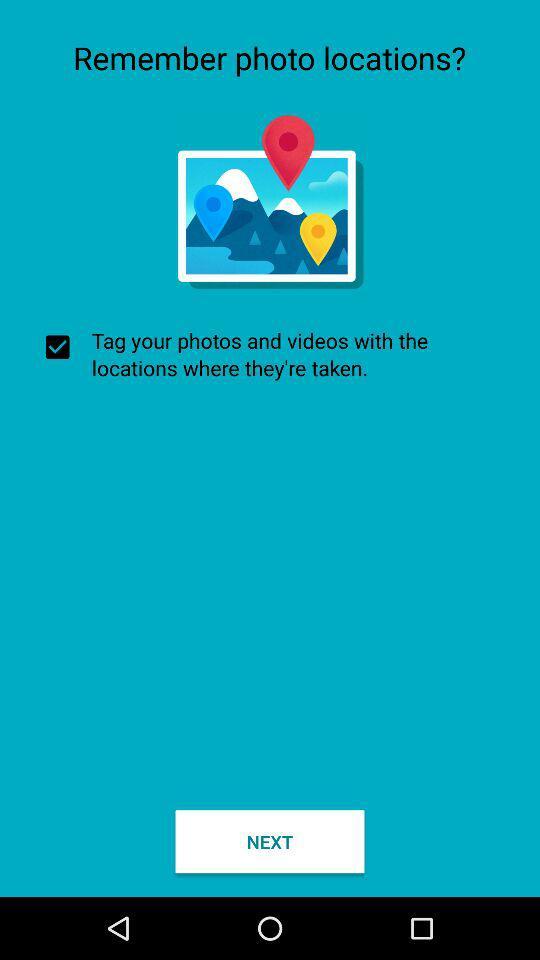  I want to click on the tag your photos, so click(270, 354).